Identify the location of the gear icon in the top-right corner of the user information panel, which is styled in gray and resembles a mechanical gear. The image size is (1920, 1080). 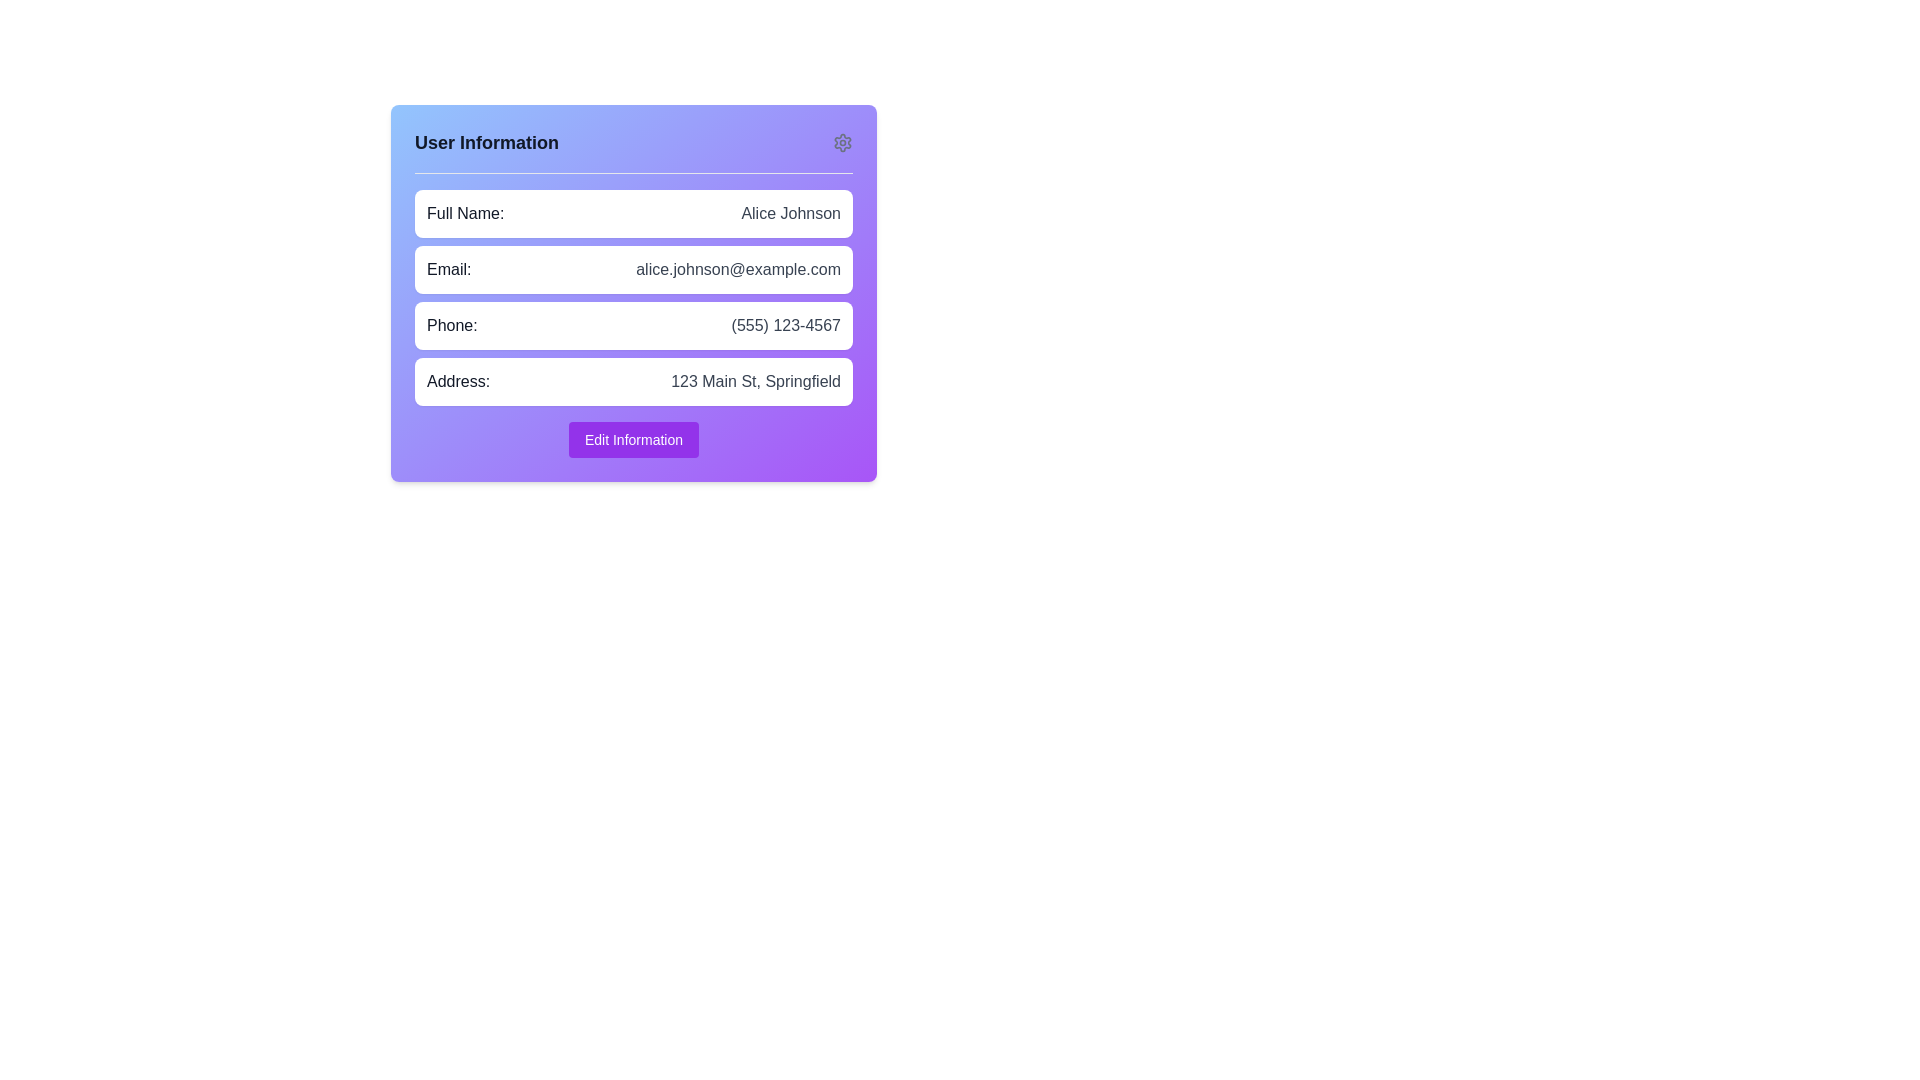
(843, 141).